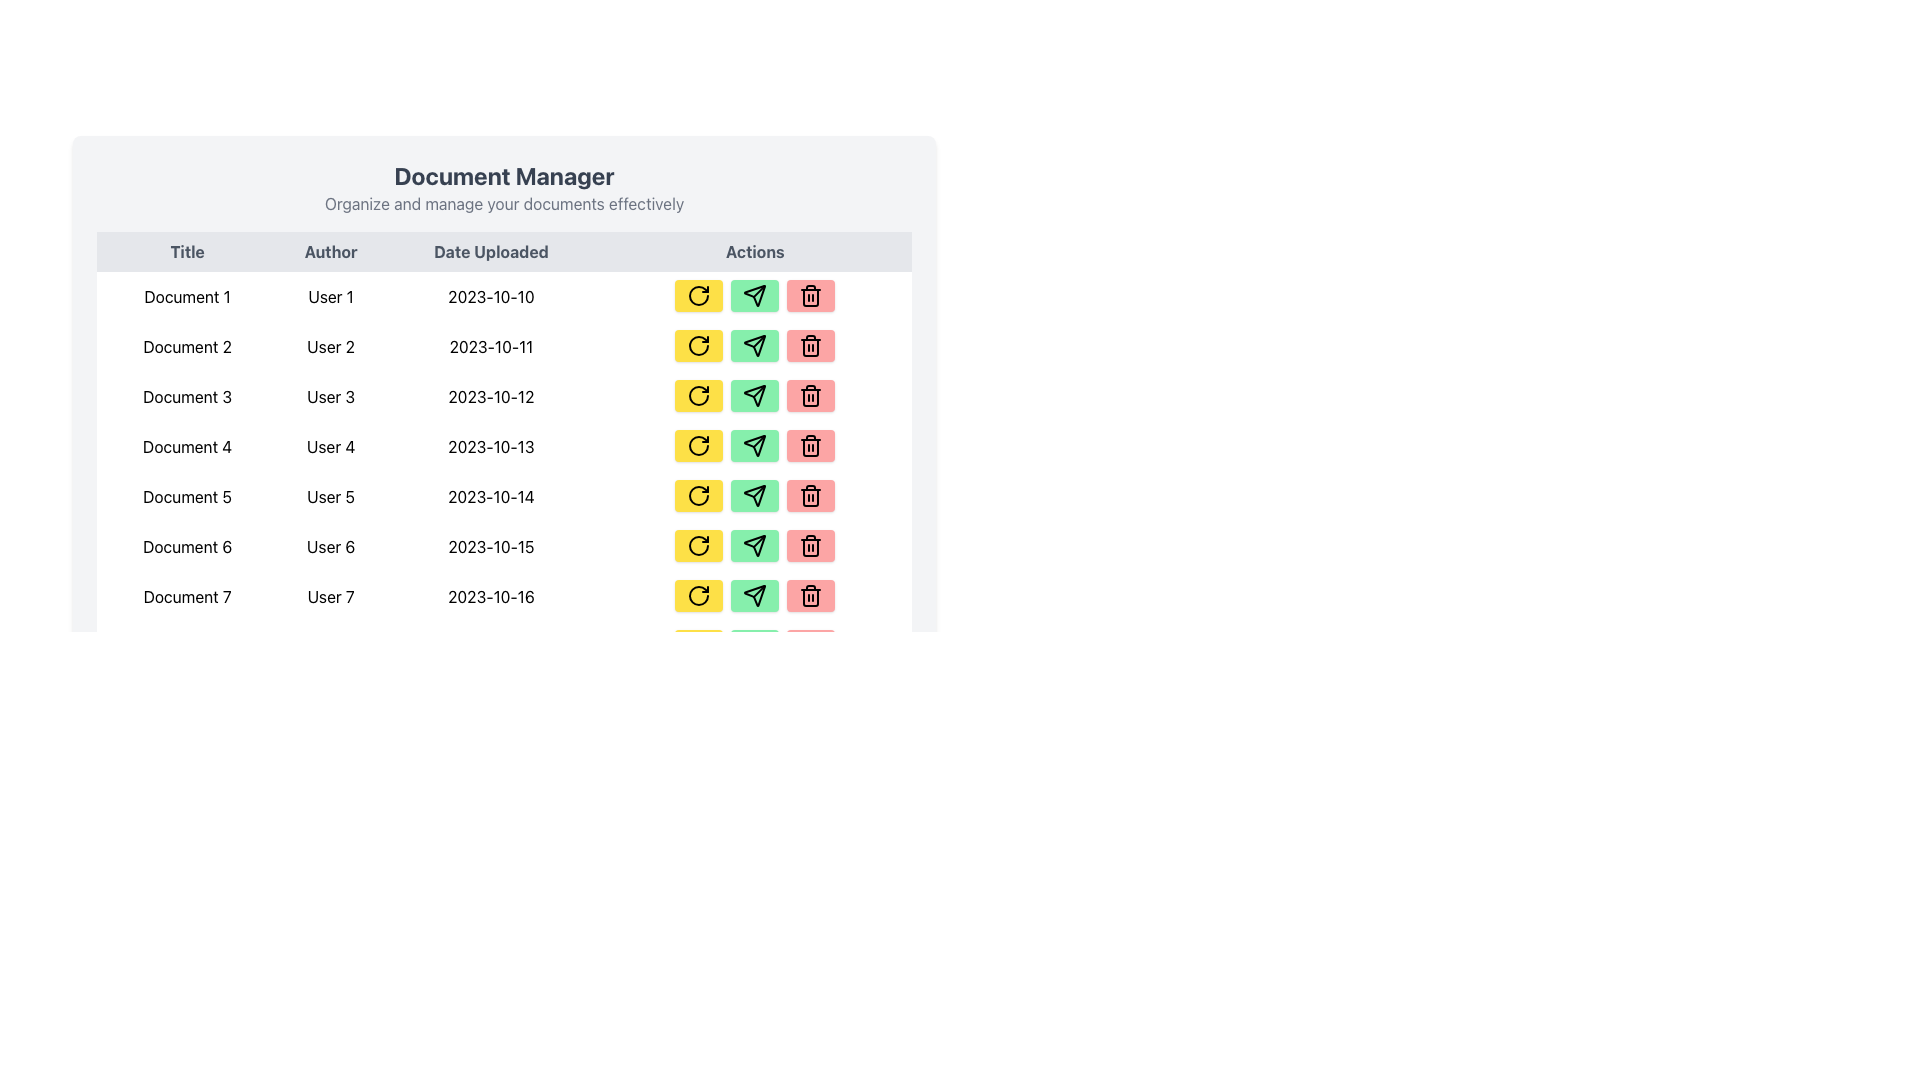  I want to click on the text label displaying the date '2023-10-14' in the 'Date Uploaded' column of the document table, which is the third item in the fifth row, so click(491, 496).